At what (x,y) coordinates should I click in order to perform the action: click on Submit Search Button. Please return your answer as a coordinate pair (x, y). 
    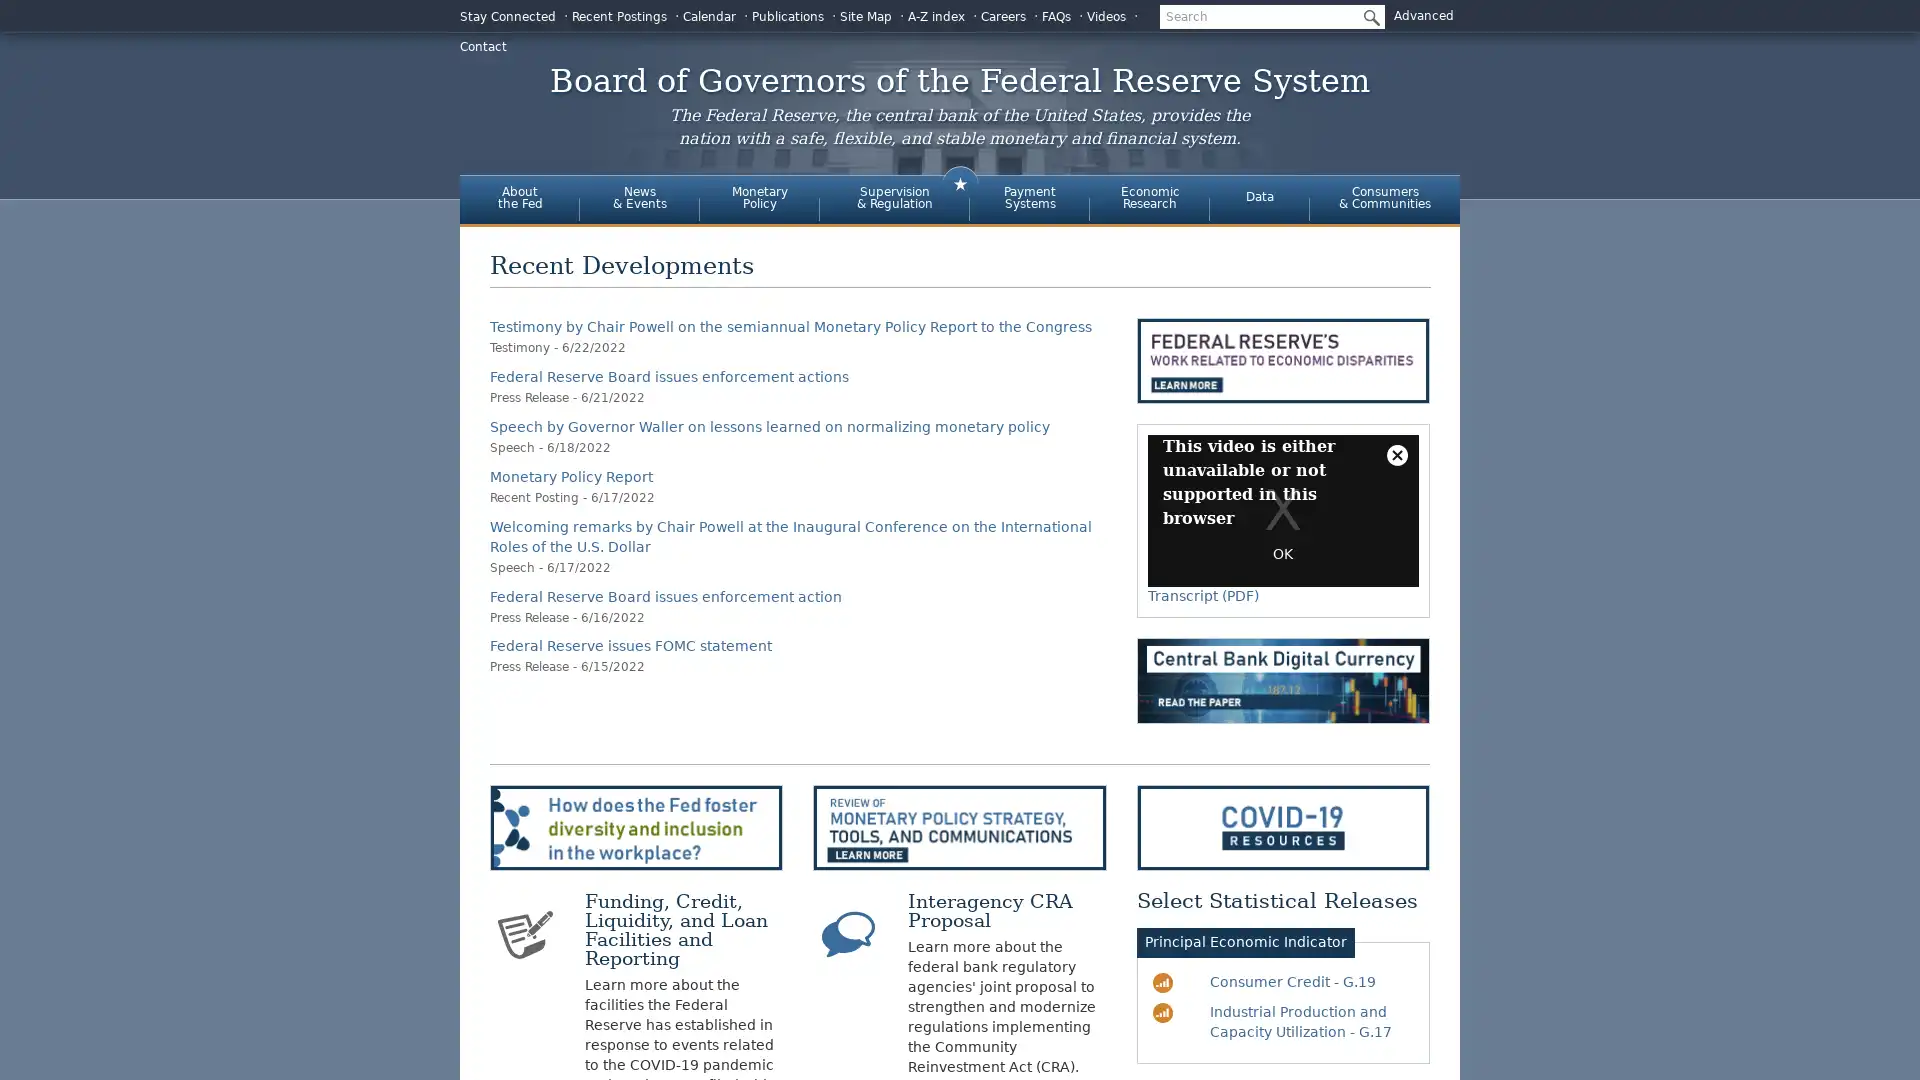
    Looking at the image, I should click on (1367, 16).